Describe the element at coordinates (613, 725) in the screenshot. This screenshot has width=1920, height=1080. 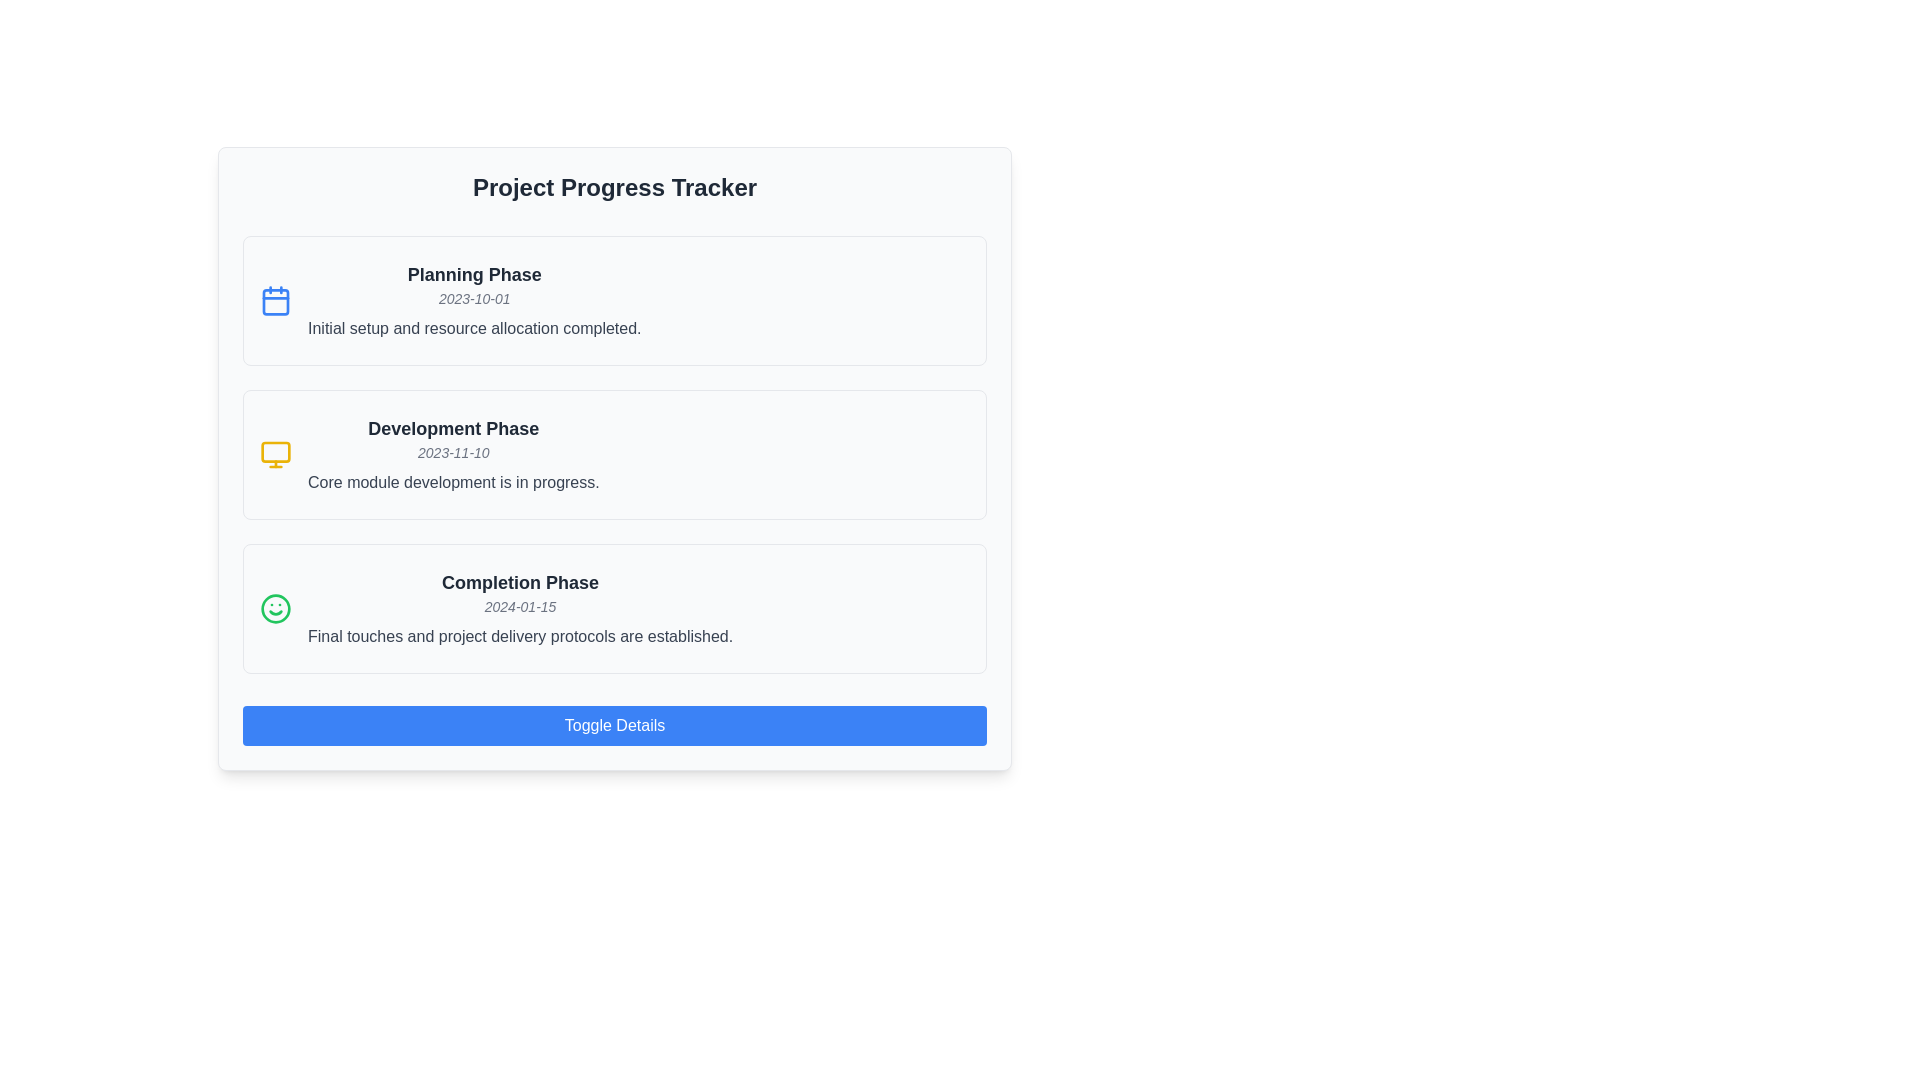
I see `the 'Toggle Details' button, which is a rectangular button with a blue background and white text, located at the bottom of the 'Project Progress Tracker' section` at that location.